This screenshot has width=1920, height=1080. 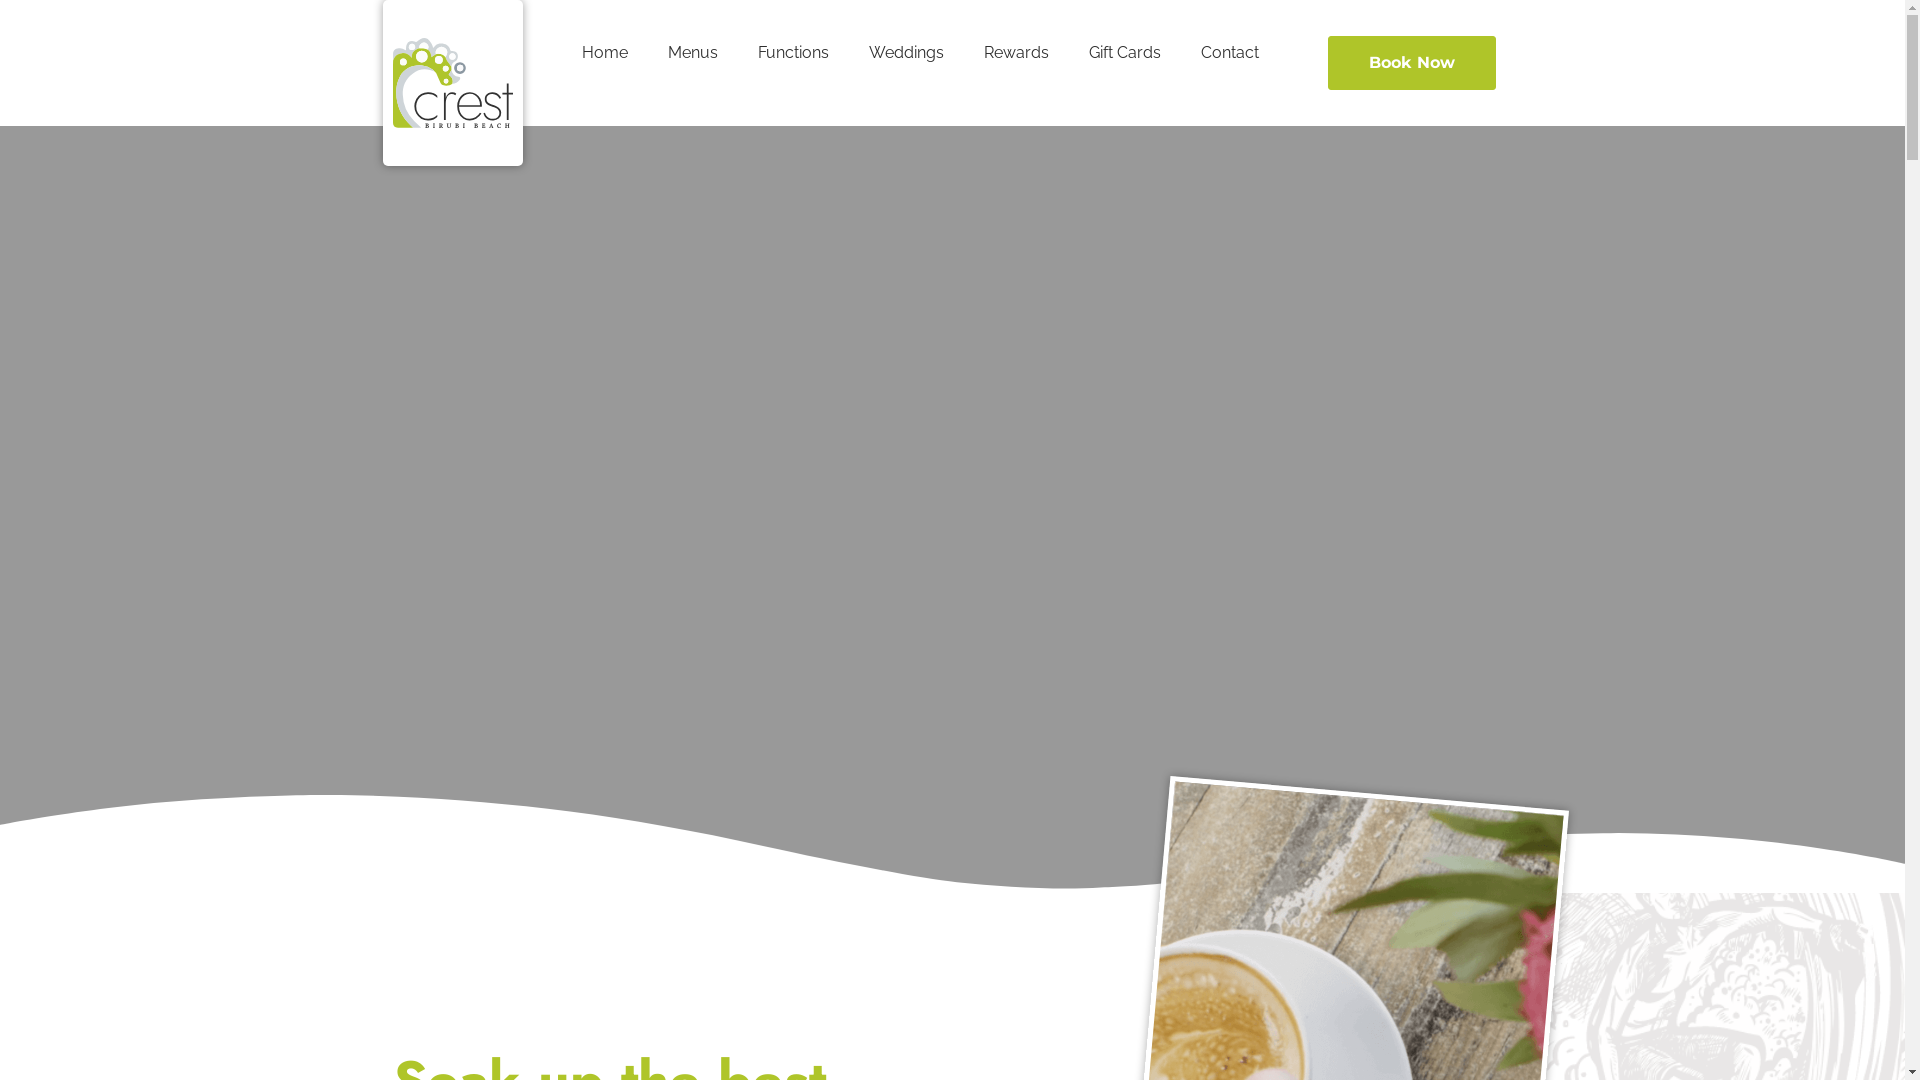 I want to click on 'Functions', so click(x=737, y=52).